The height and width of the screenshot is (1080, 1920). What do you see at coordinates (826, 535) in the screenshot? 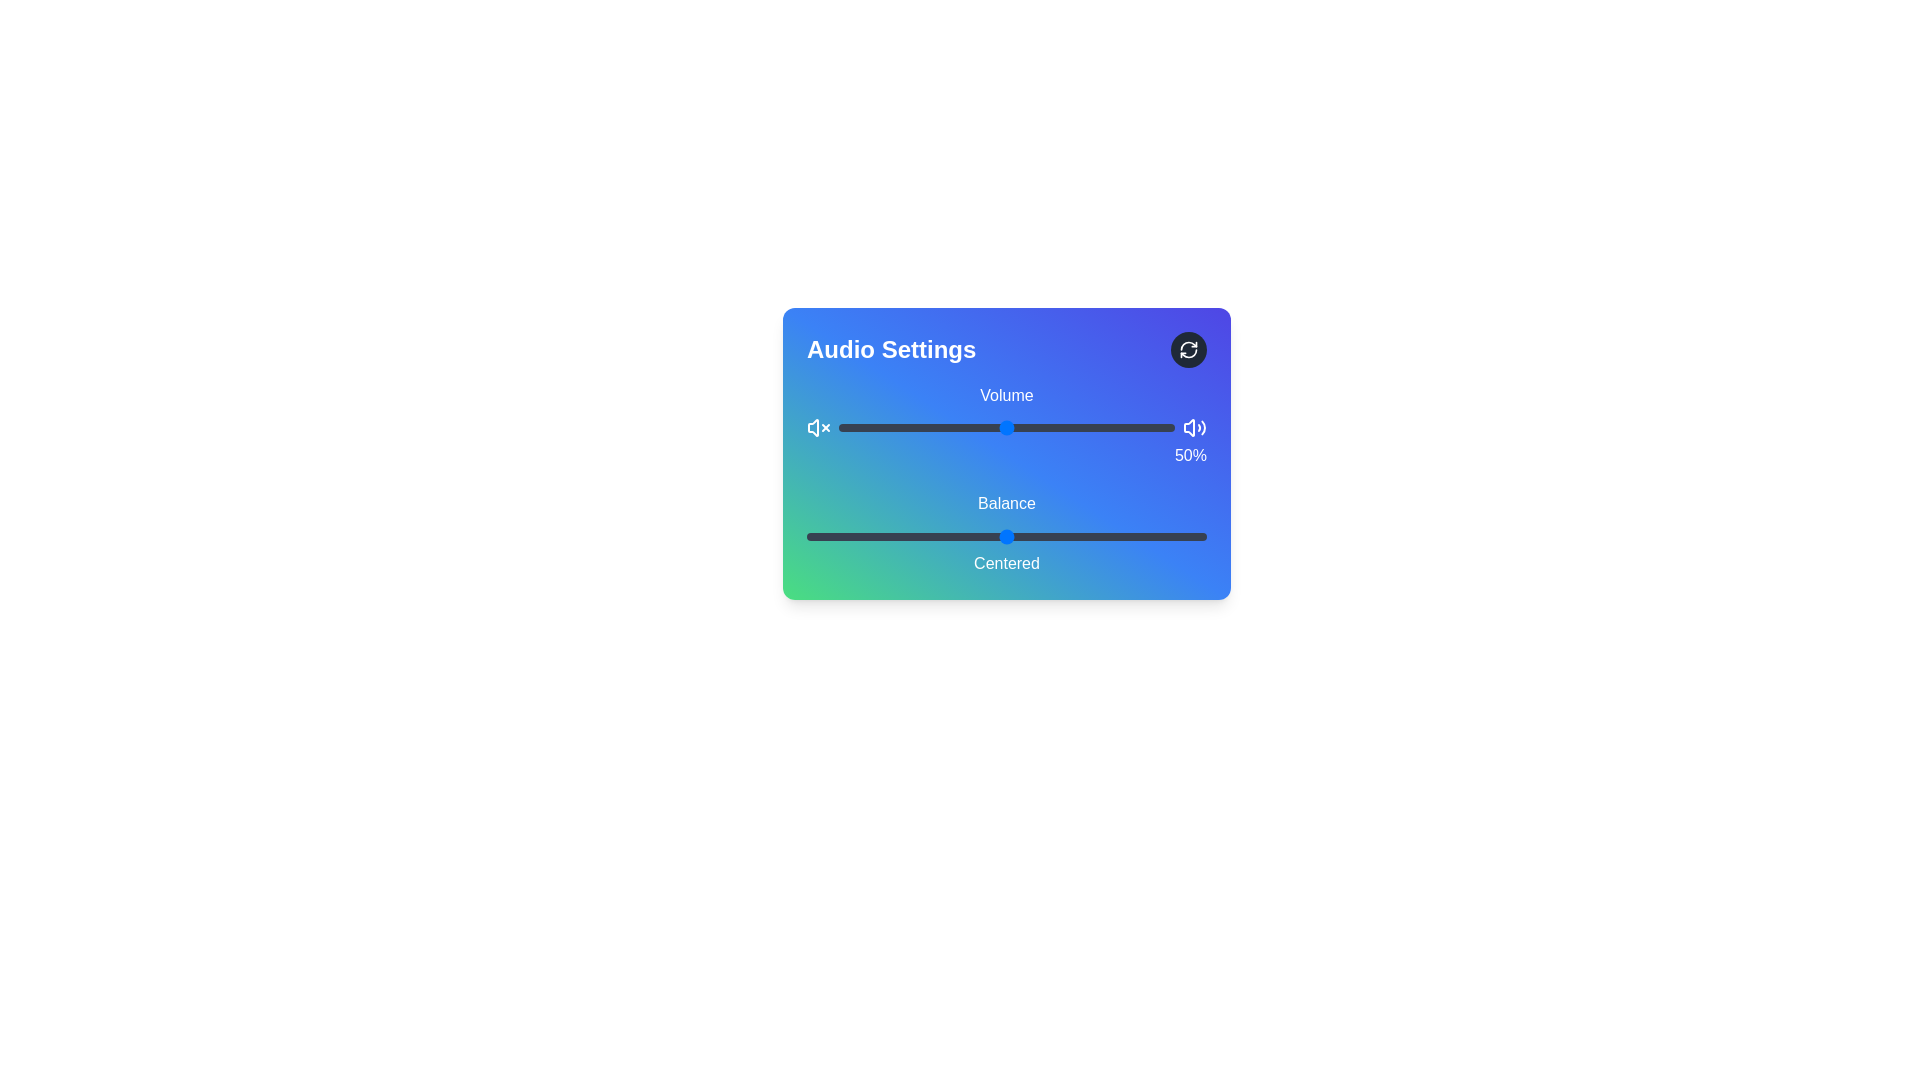
I see `the balance` at bounding box center [826, 535].